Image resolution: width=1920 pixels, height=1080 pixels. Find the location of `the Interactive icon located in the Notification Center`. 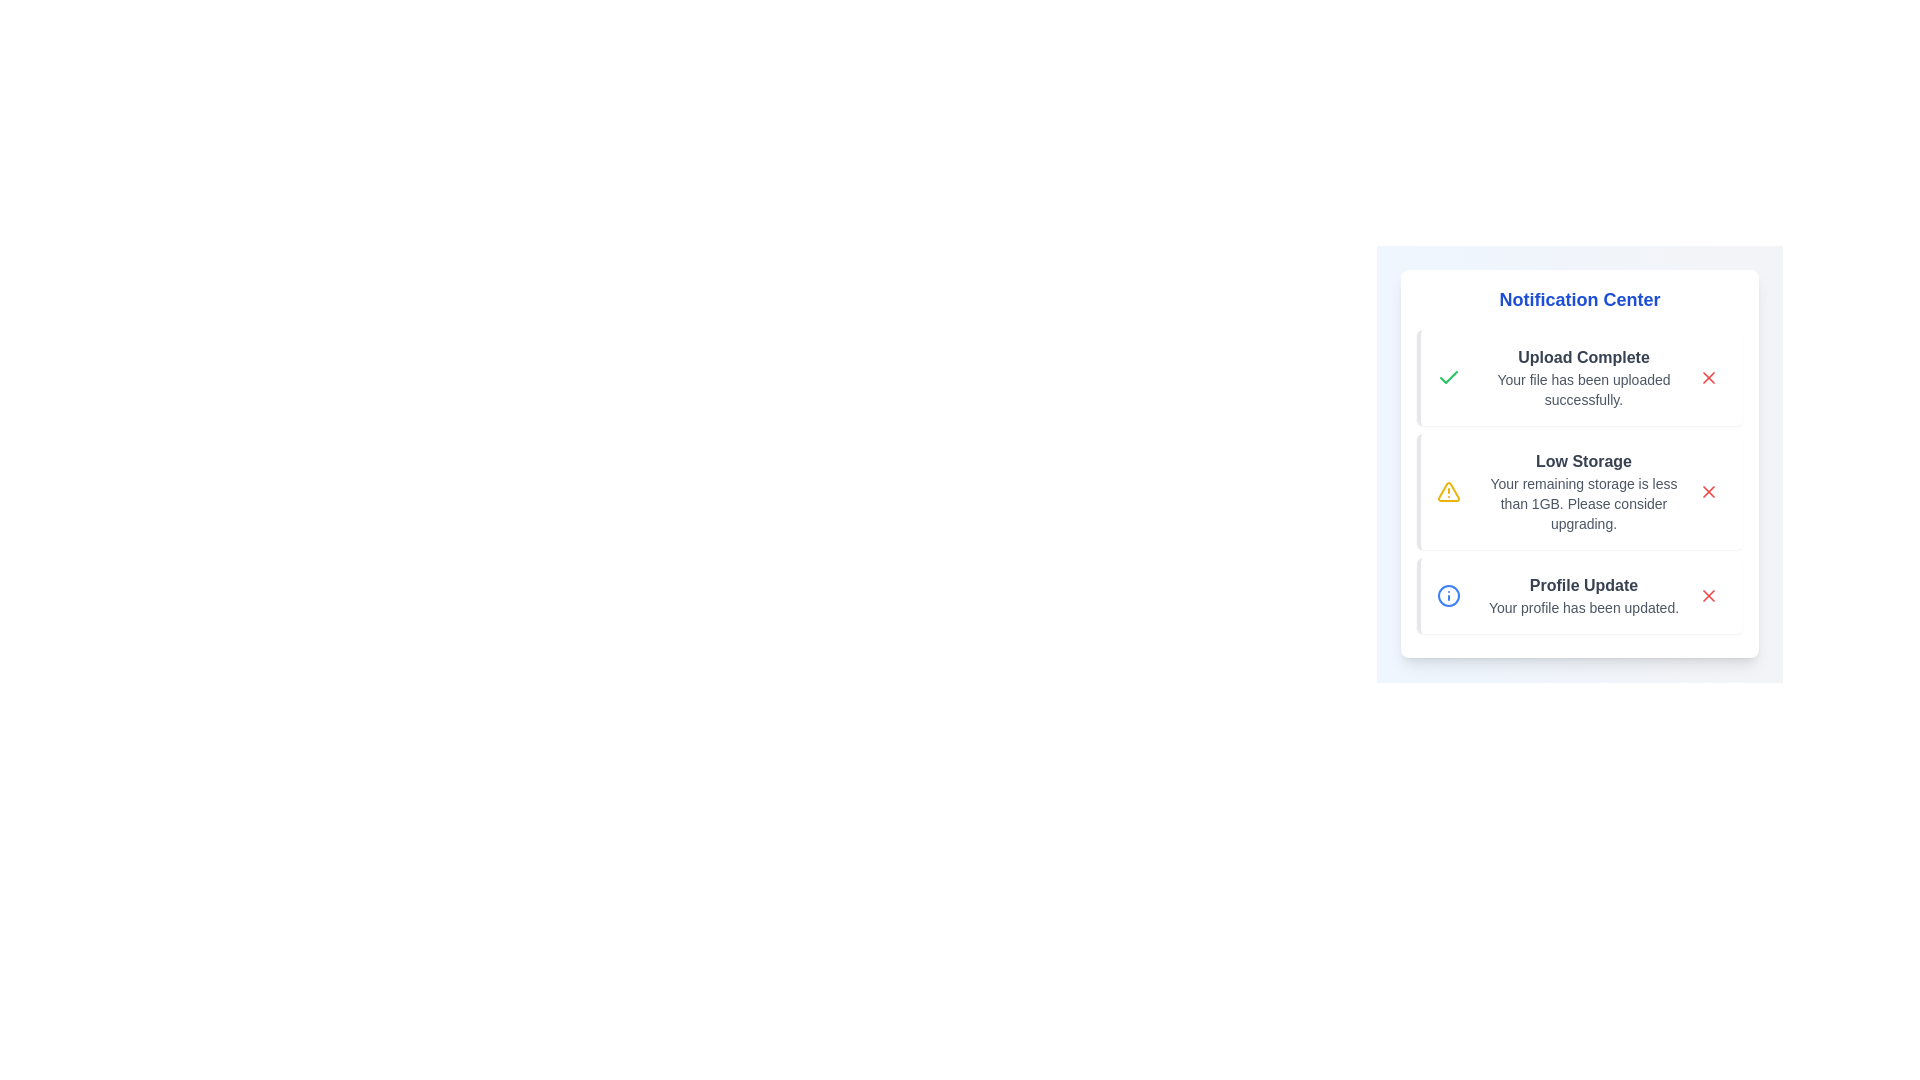

the Interactive icon located in the Notification Center is located at coordinates (1707, 378).